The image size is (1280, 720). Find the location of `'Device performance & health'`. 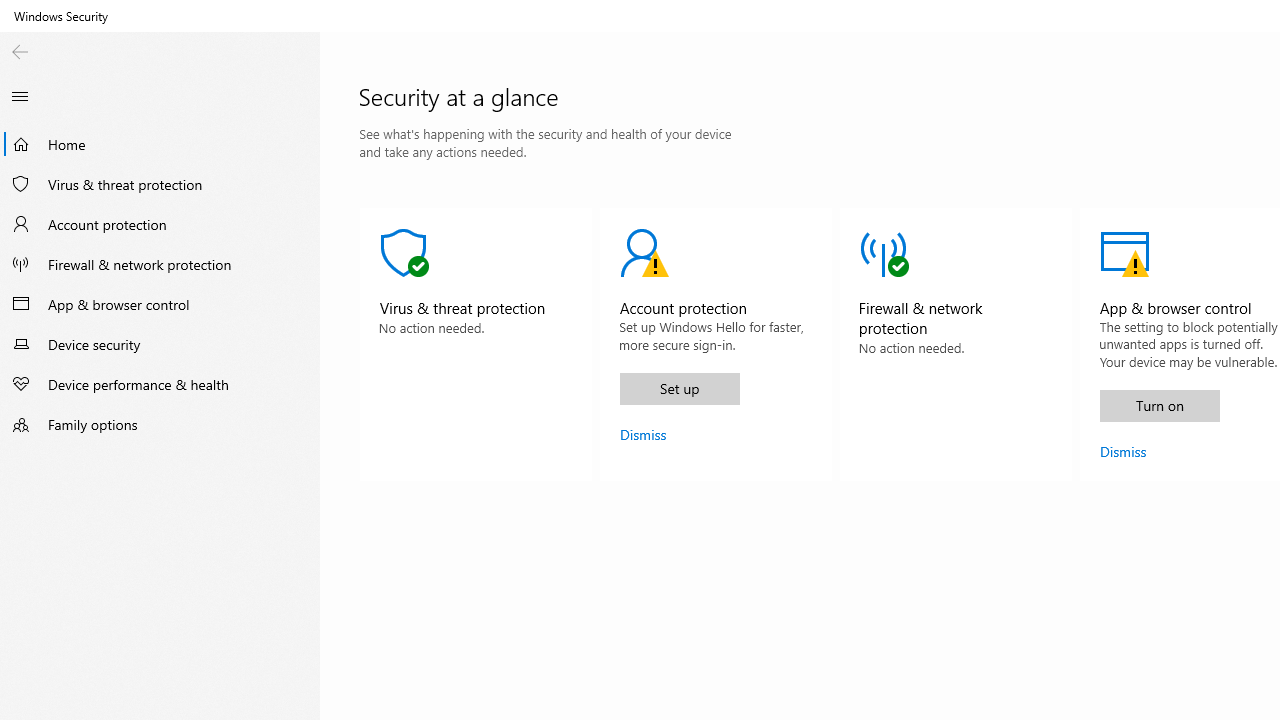

'Device performance & health' is located at coordinates (160, 384).